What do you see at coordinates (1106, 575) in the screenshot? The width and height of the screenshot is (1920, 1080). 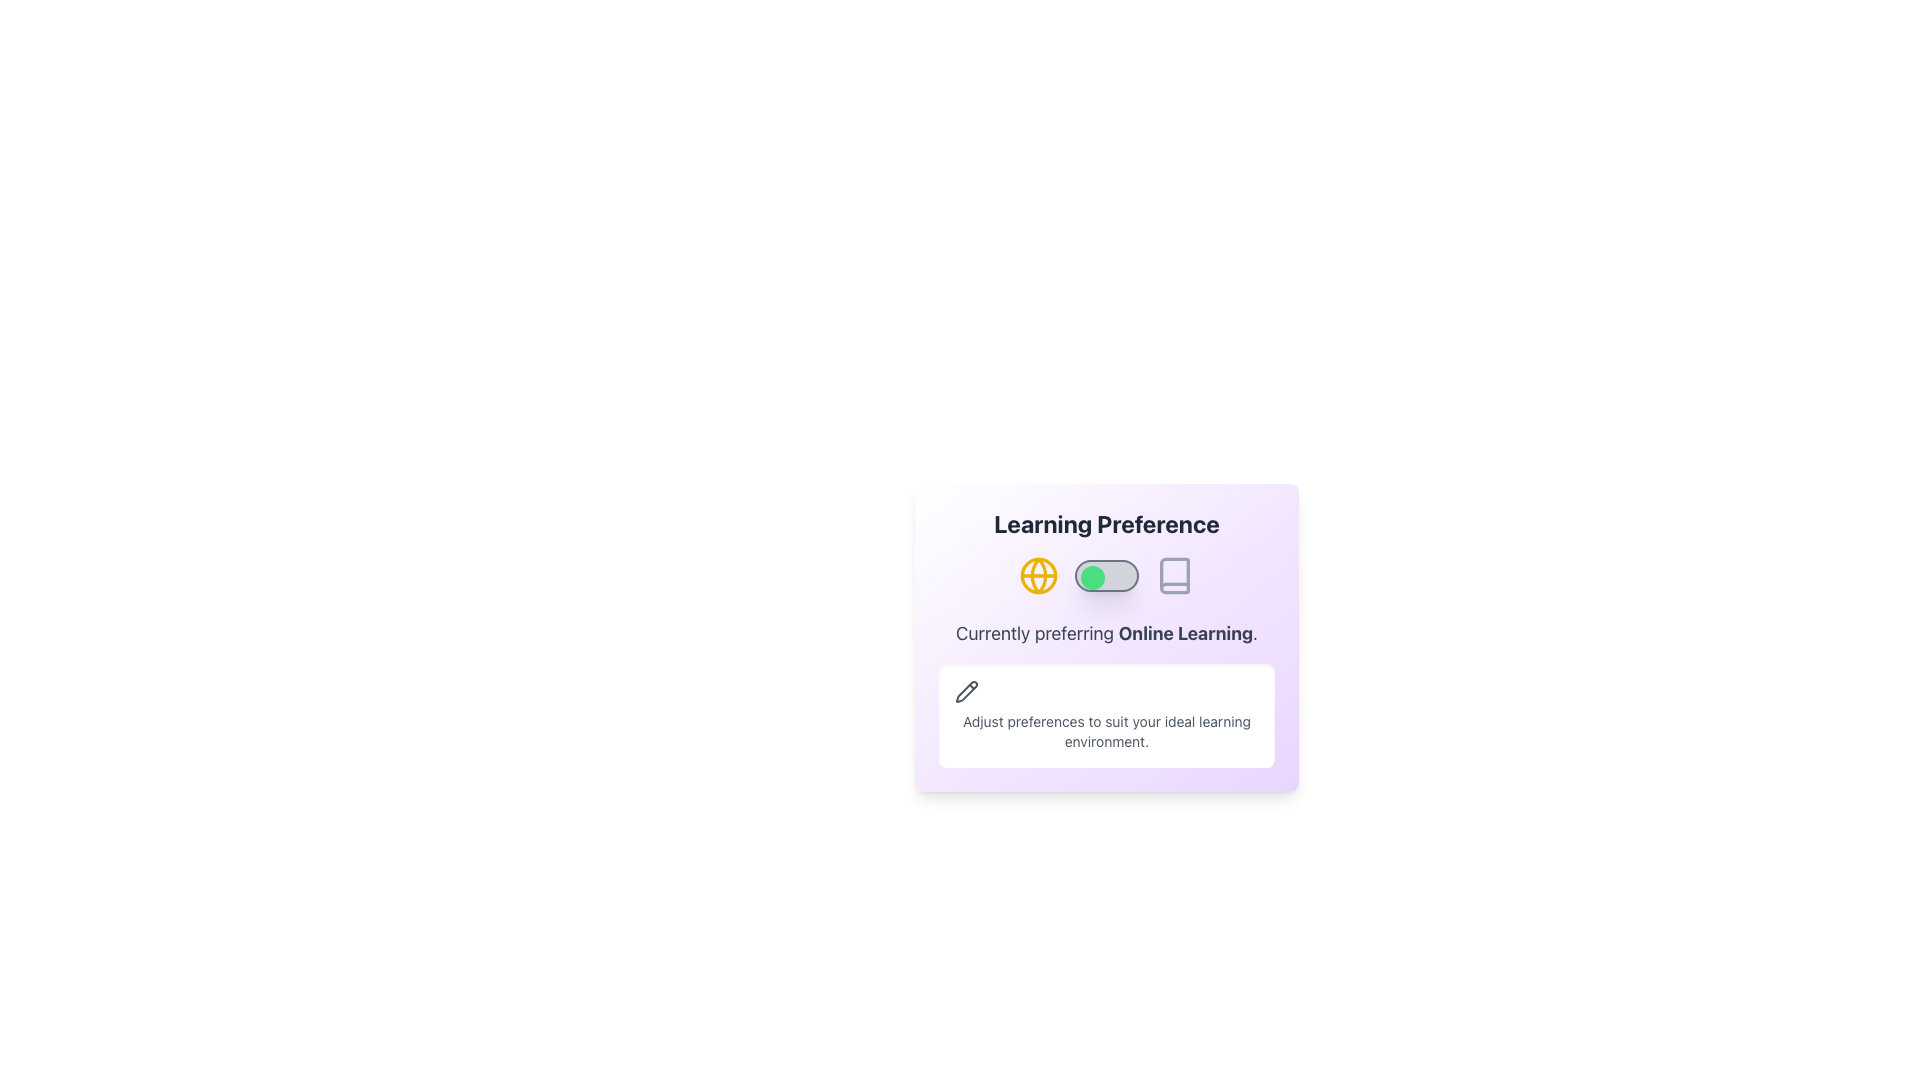 I see `the toggle switch in the 'Learning Preference' section` at bounding box center [1106, 575].